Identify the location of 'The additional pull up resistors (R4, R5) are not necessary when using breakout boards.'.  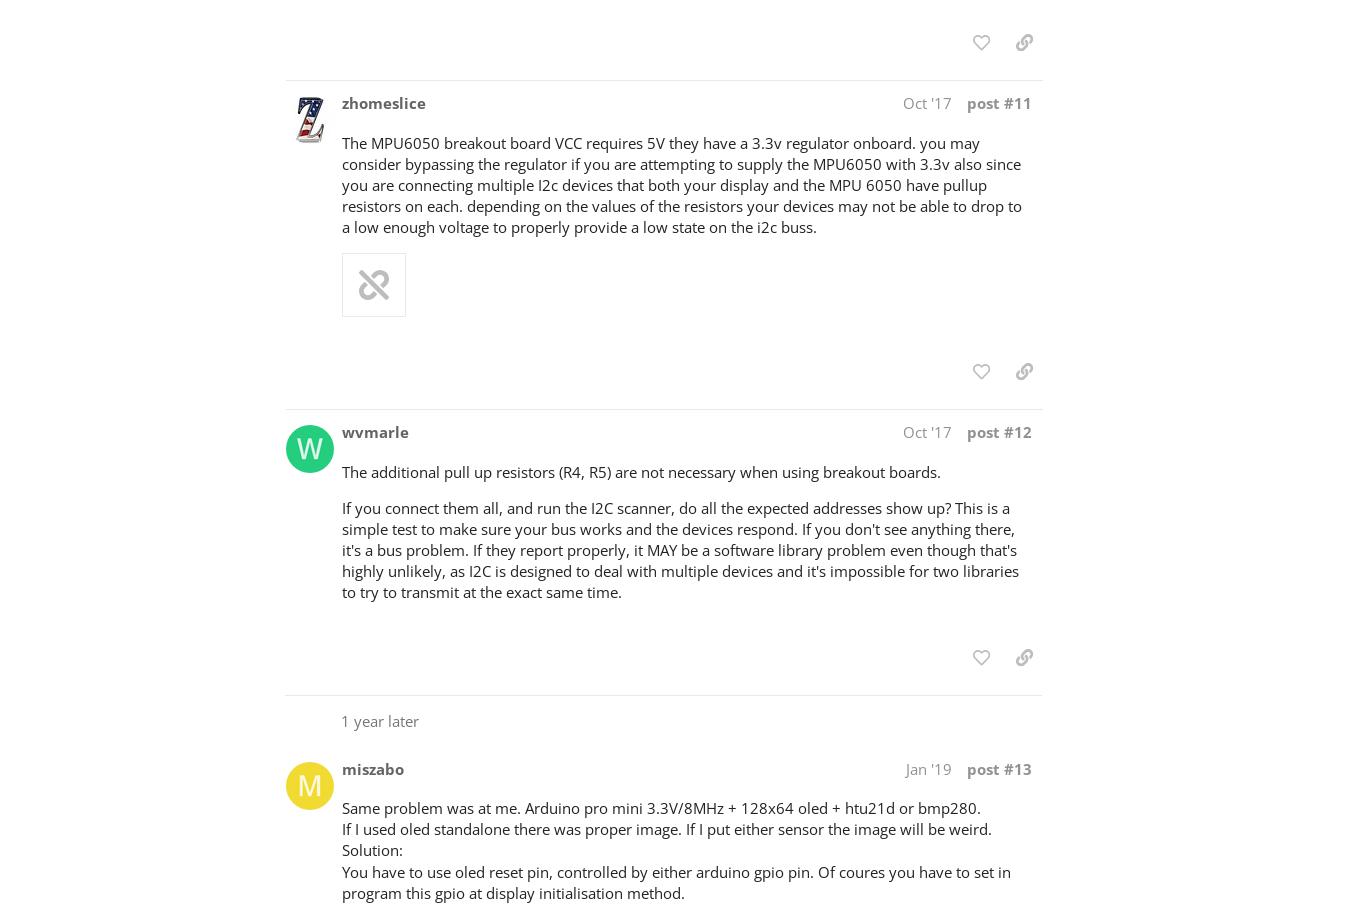
(641, 470).